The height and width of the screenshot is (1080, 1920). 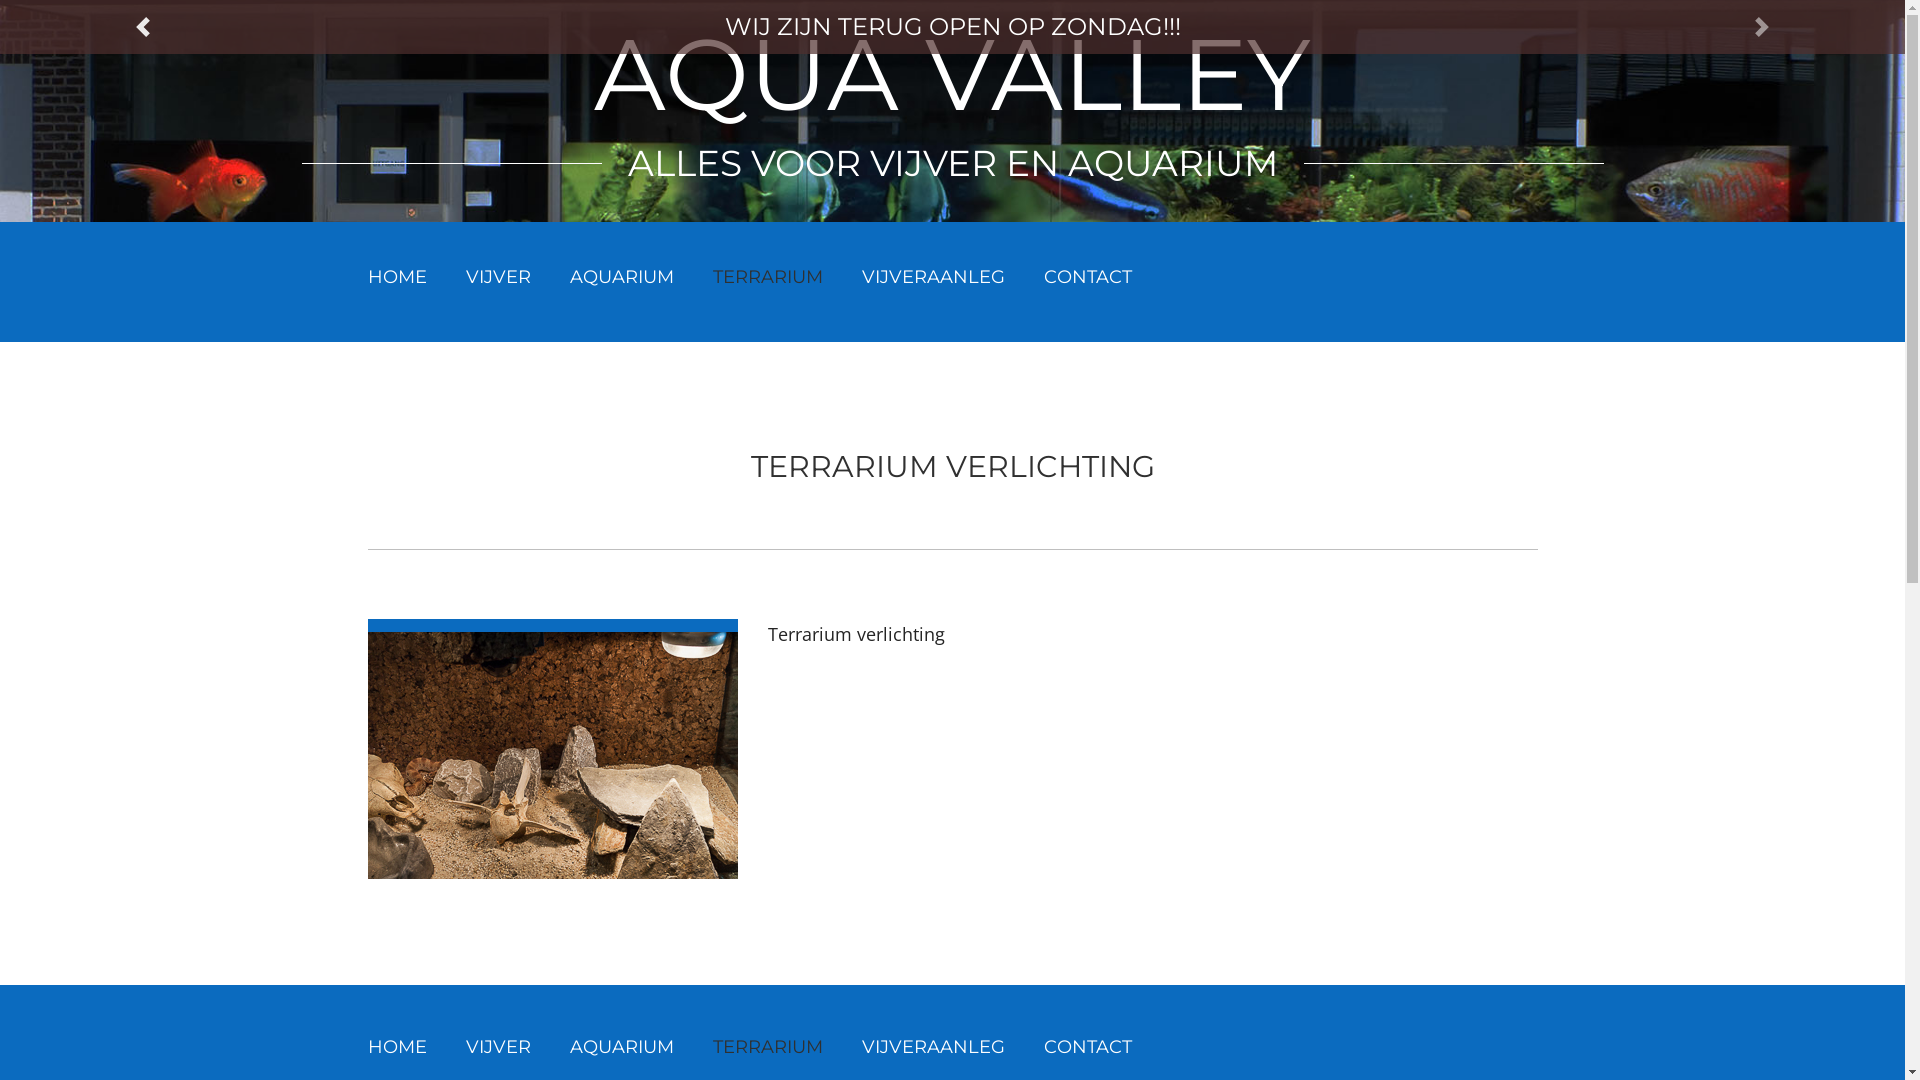 I want to click on 'NEXT', so click(x=1761, y=6).